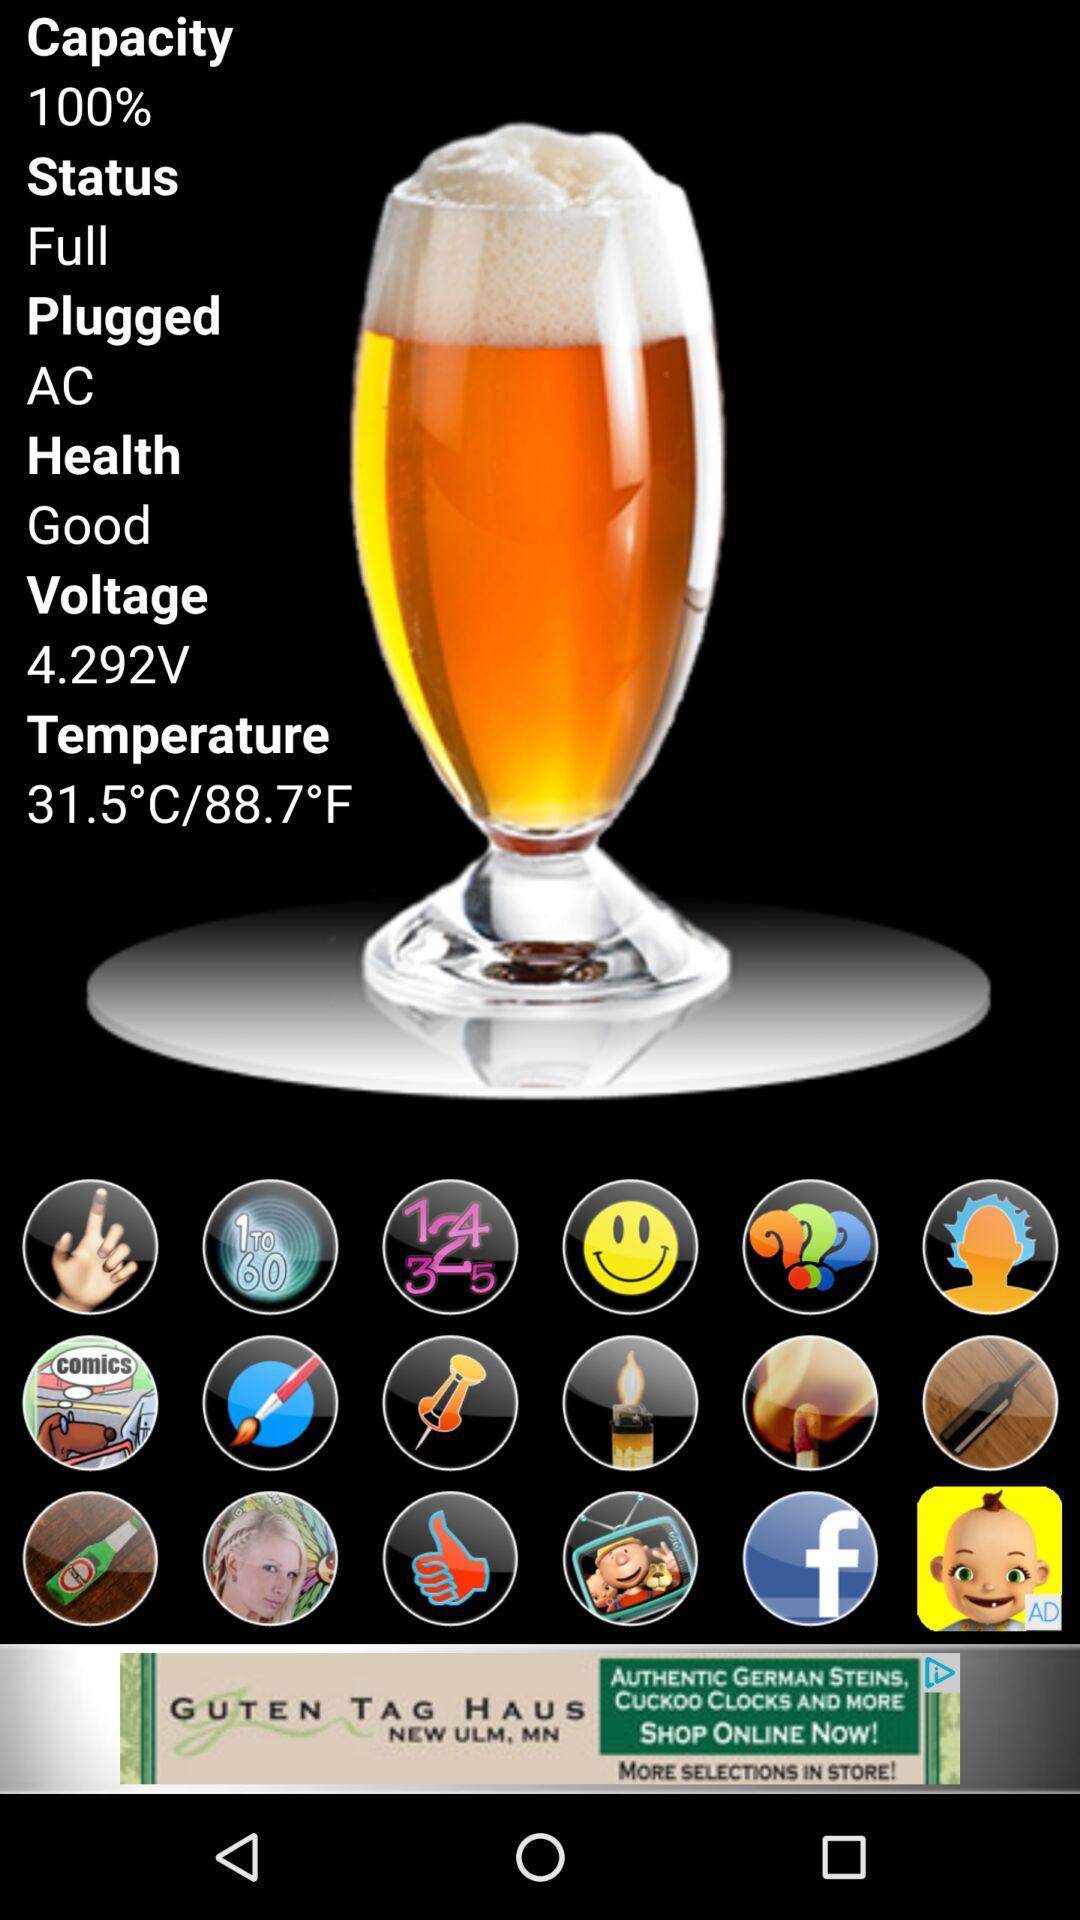 This screenshot has height=1920, width=1080. What do you see at coordinates (810, 1334) in the screenshot?
I see `the help icon` at bounding box center [810, 1334].